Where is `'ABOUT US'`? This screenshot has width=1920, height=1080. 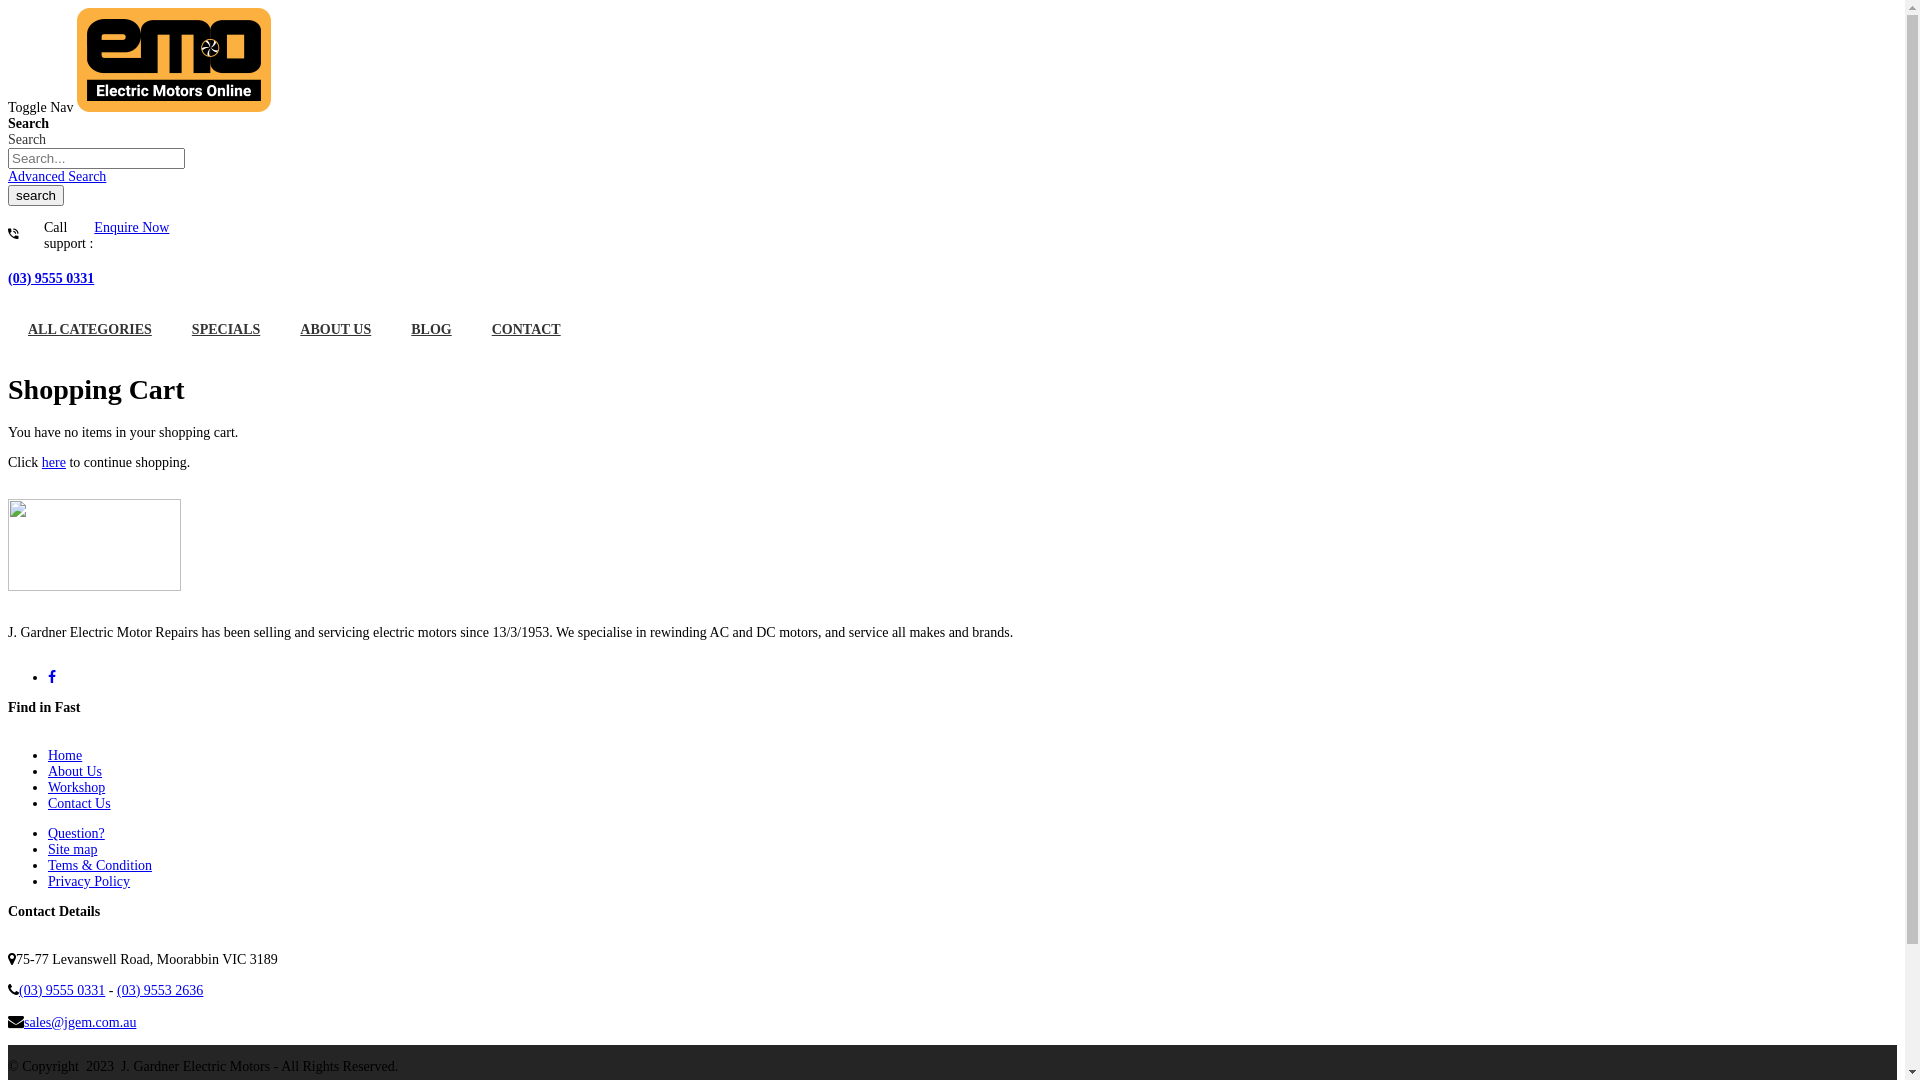
'ABOUT US' is located at coordinates (278, 329).